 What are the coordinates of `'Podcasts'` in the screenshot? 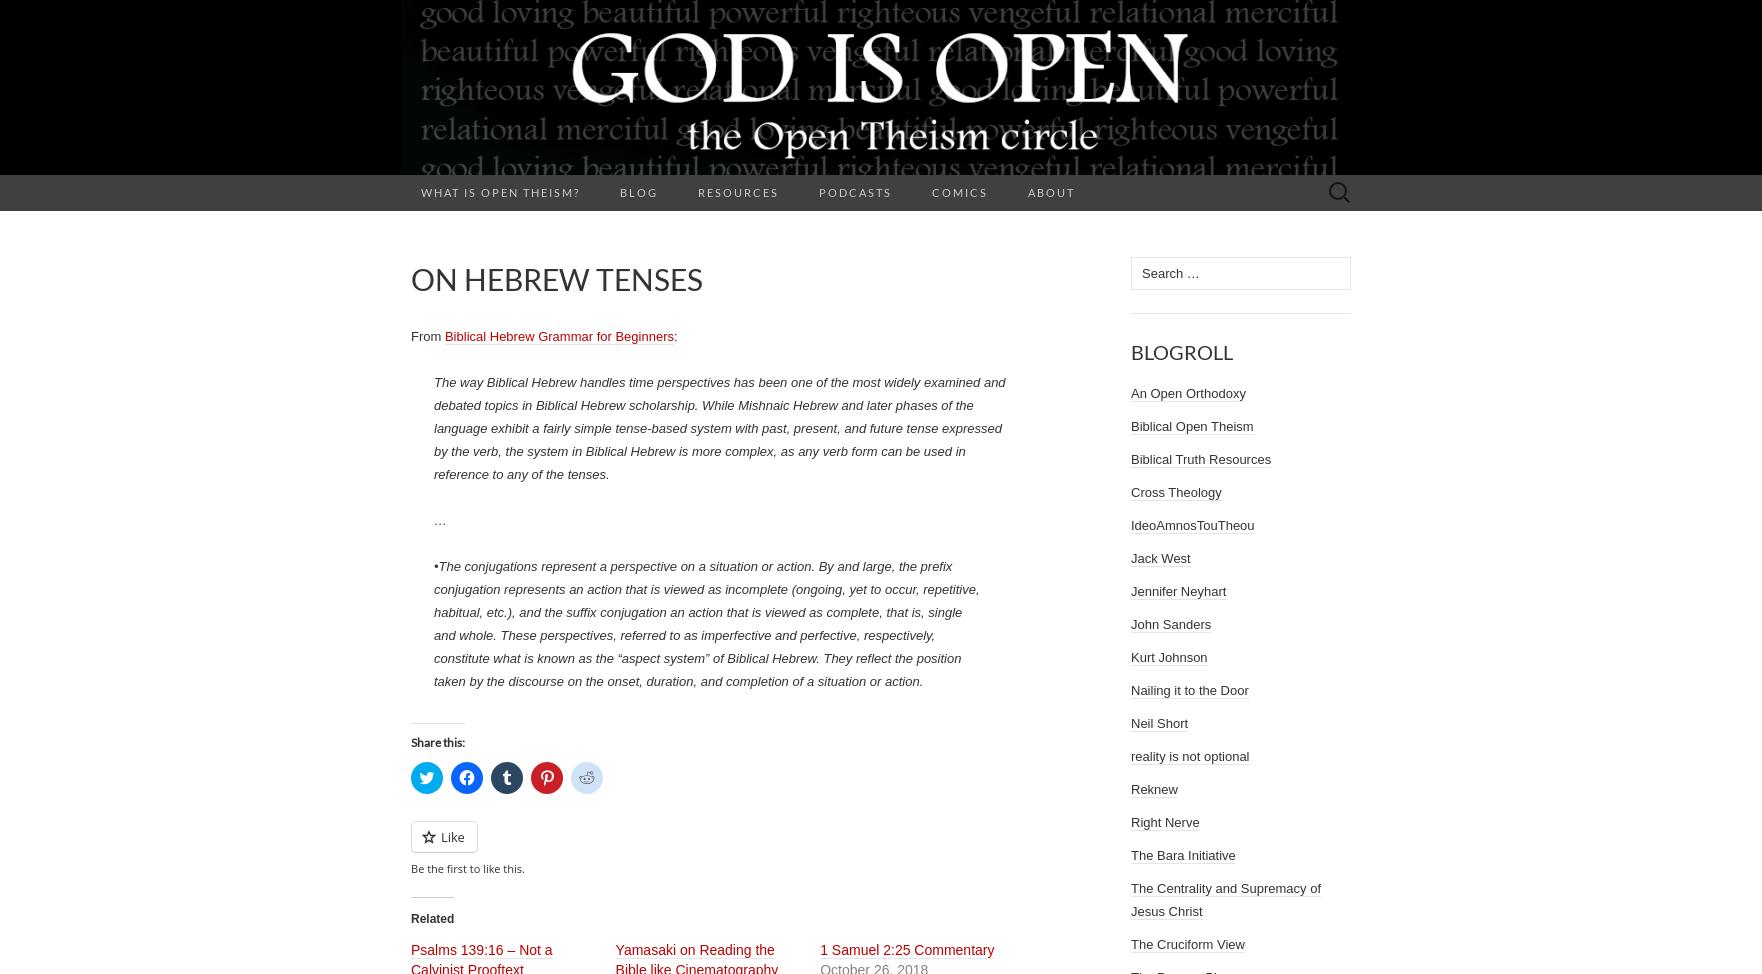 It's located at (854, 192).